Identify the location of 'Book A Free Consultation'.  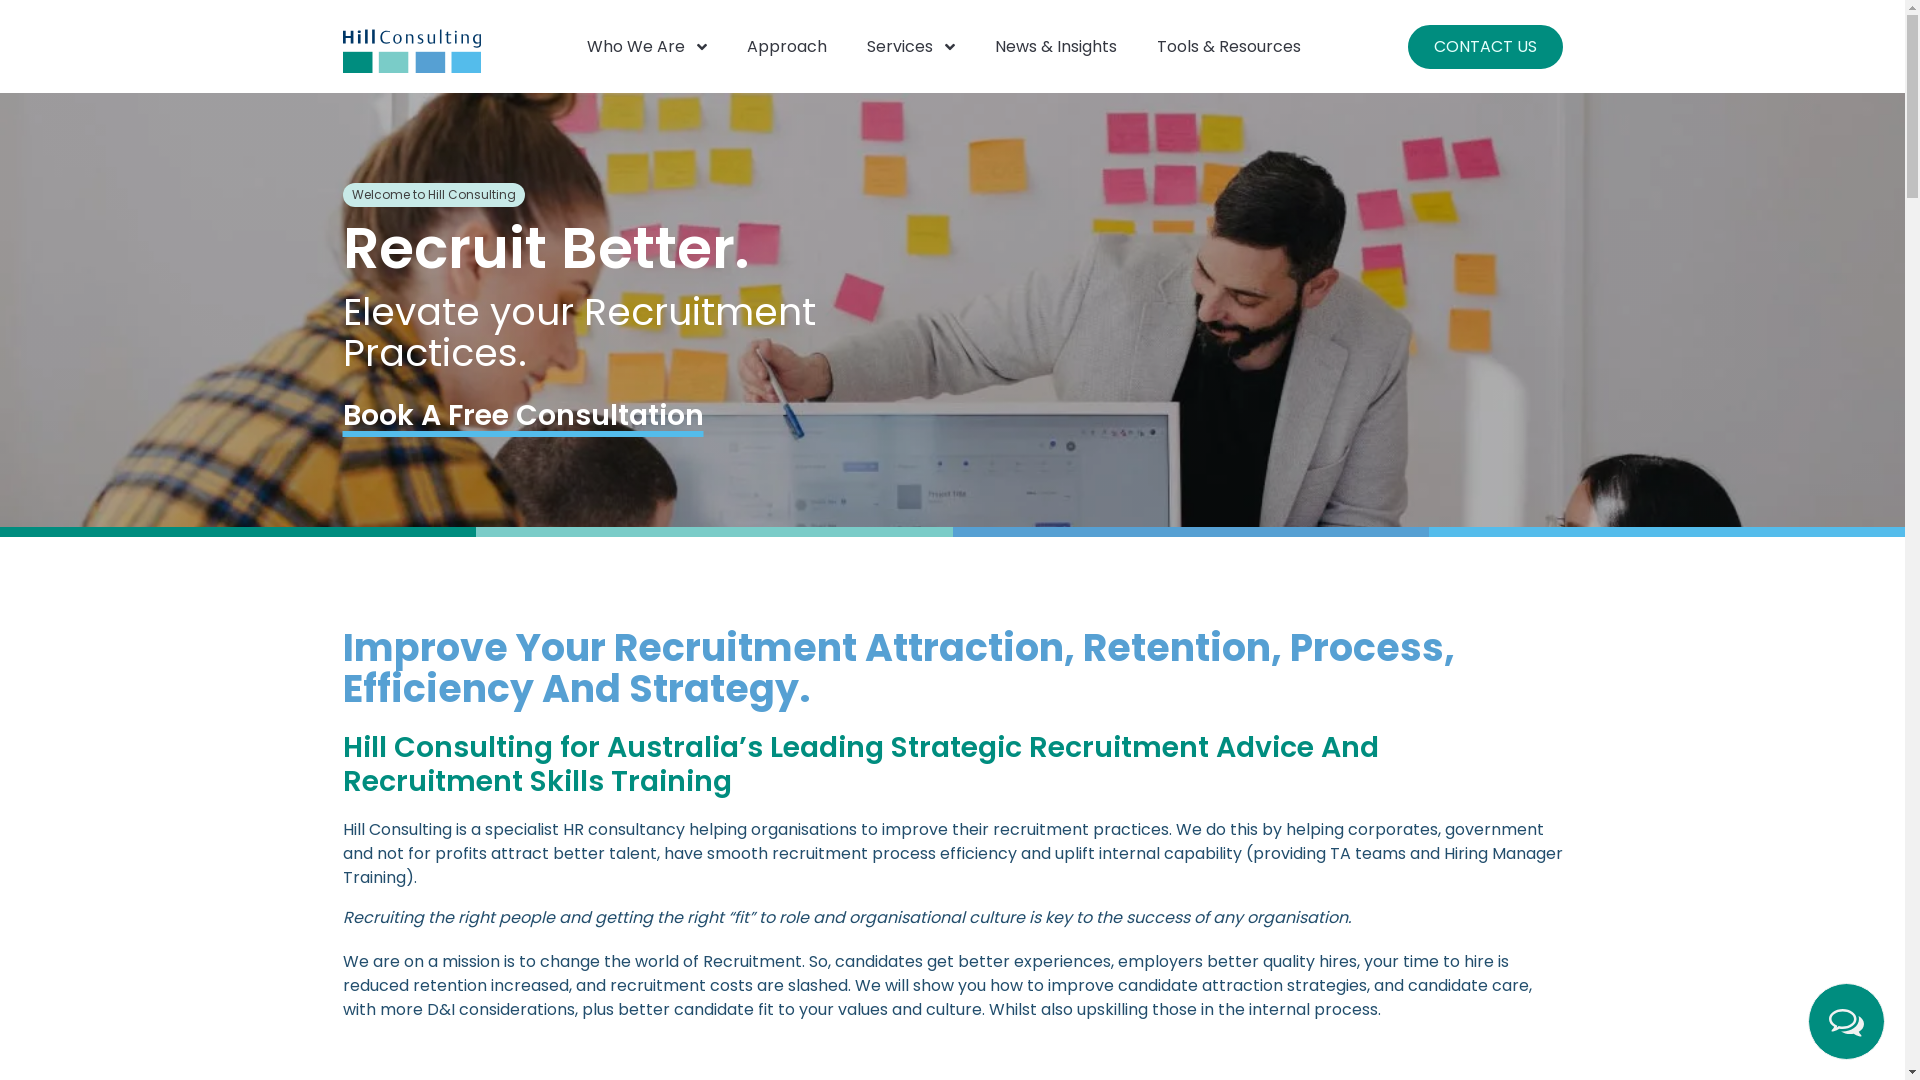
(522, 414).